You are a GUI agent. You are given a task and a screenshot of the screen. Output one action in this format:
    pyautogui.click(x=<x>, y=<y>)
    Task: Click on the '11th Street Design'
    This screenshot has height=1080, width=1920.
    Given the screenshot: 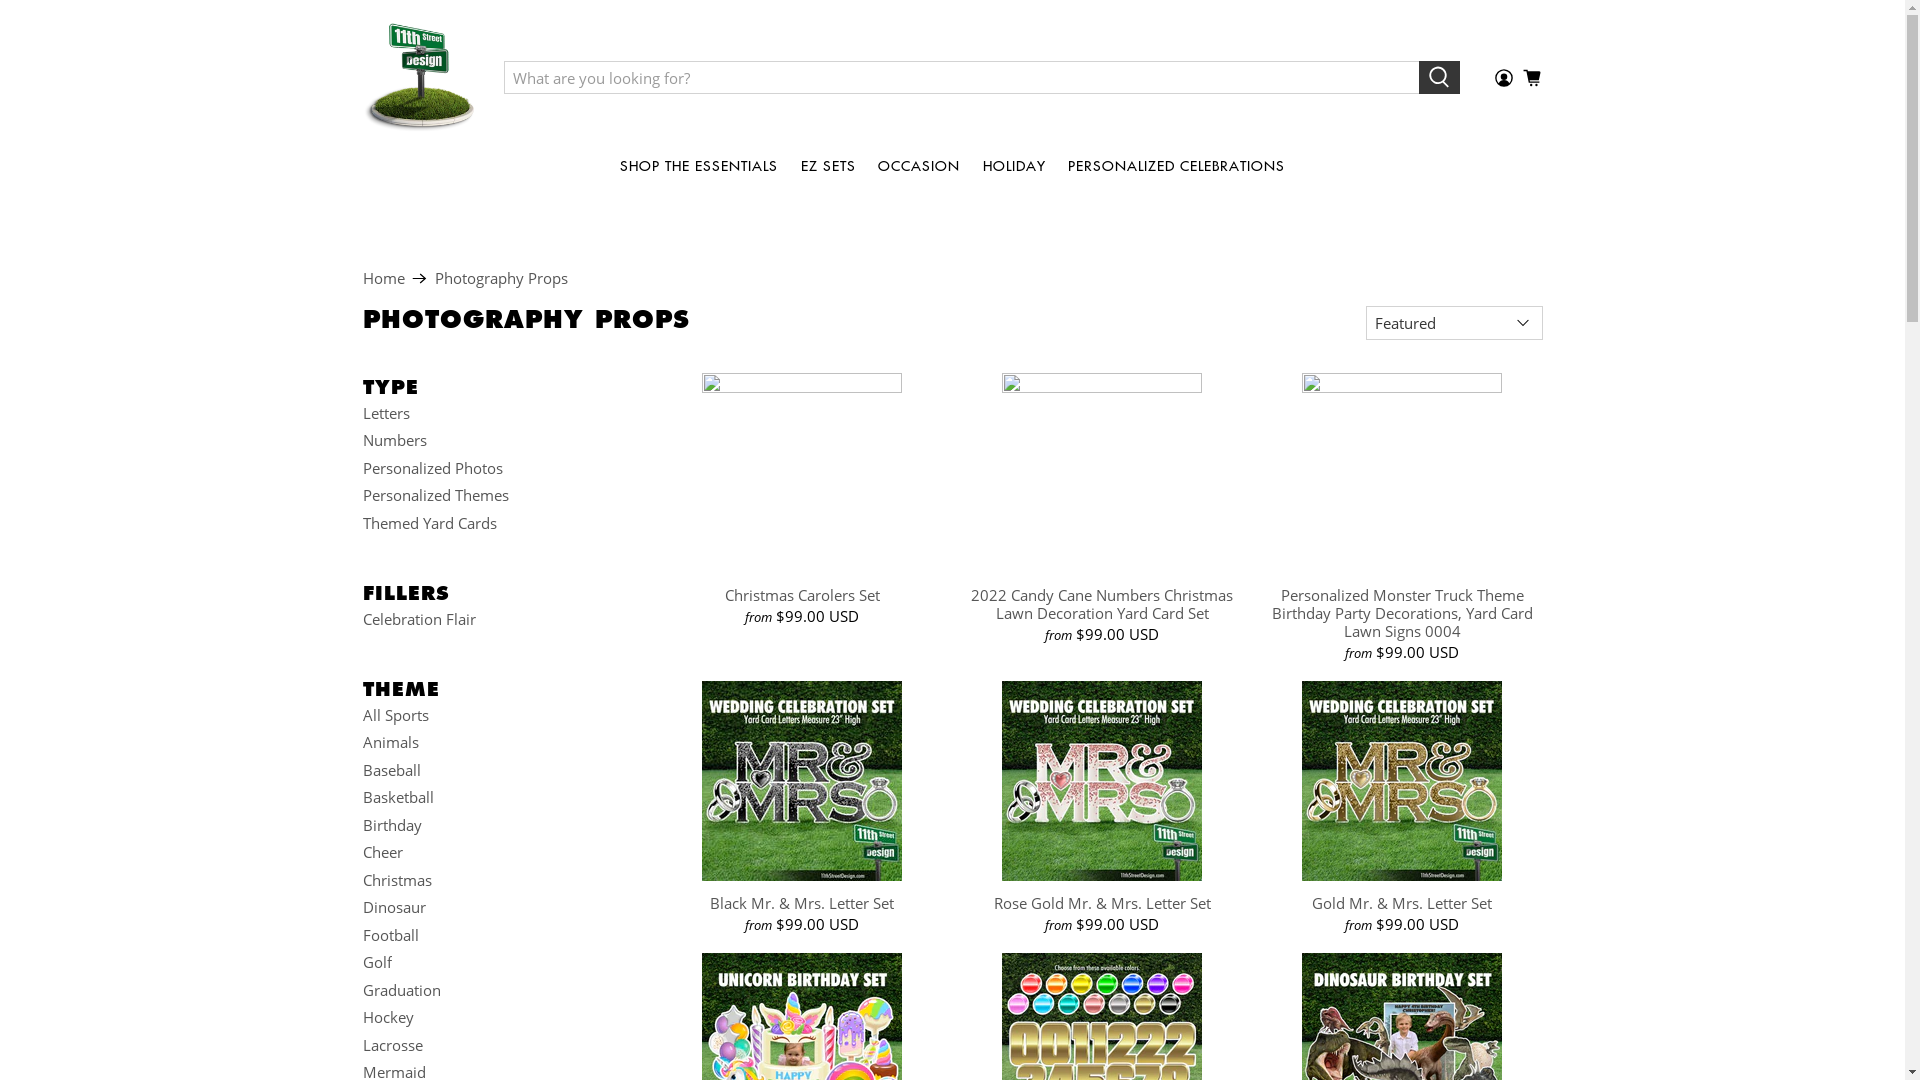 What is the action you would take?
    pyautogui.click(x=417, y=76)
    